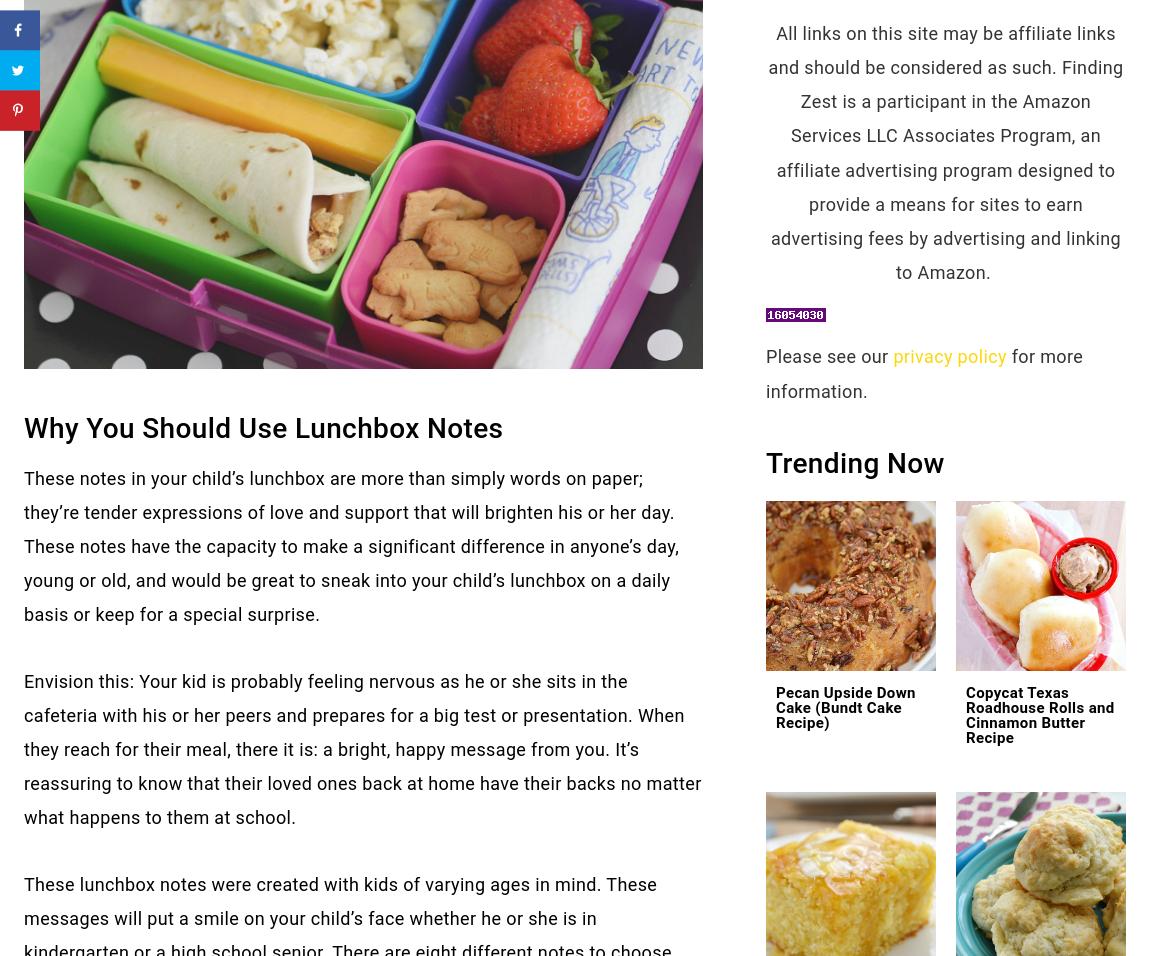 This screenshot has height=956, width=1150. Describe the element at coordinates (844, 708) in the screenshot. I see `'Pecan Upside Down Cake (Bundt Cake Recipe)'` at that location.